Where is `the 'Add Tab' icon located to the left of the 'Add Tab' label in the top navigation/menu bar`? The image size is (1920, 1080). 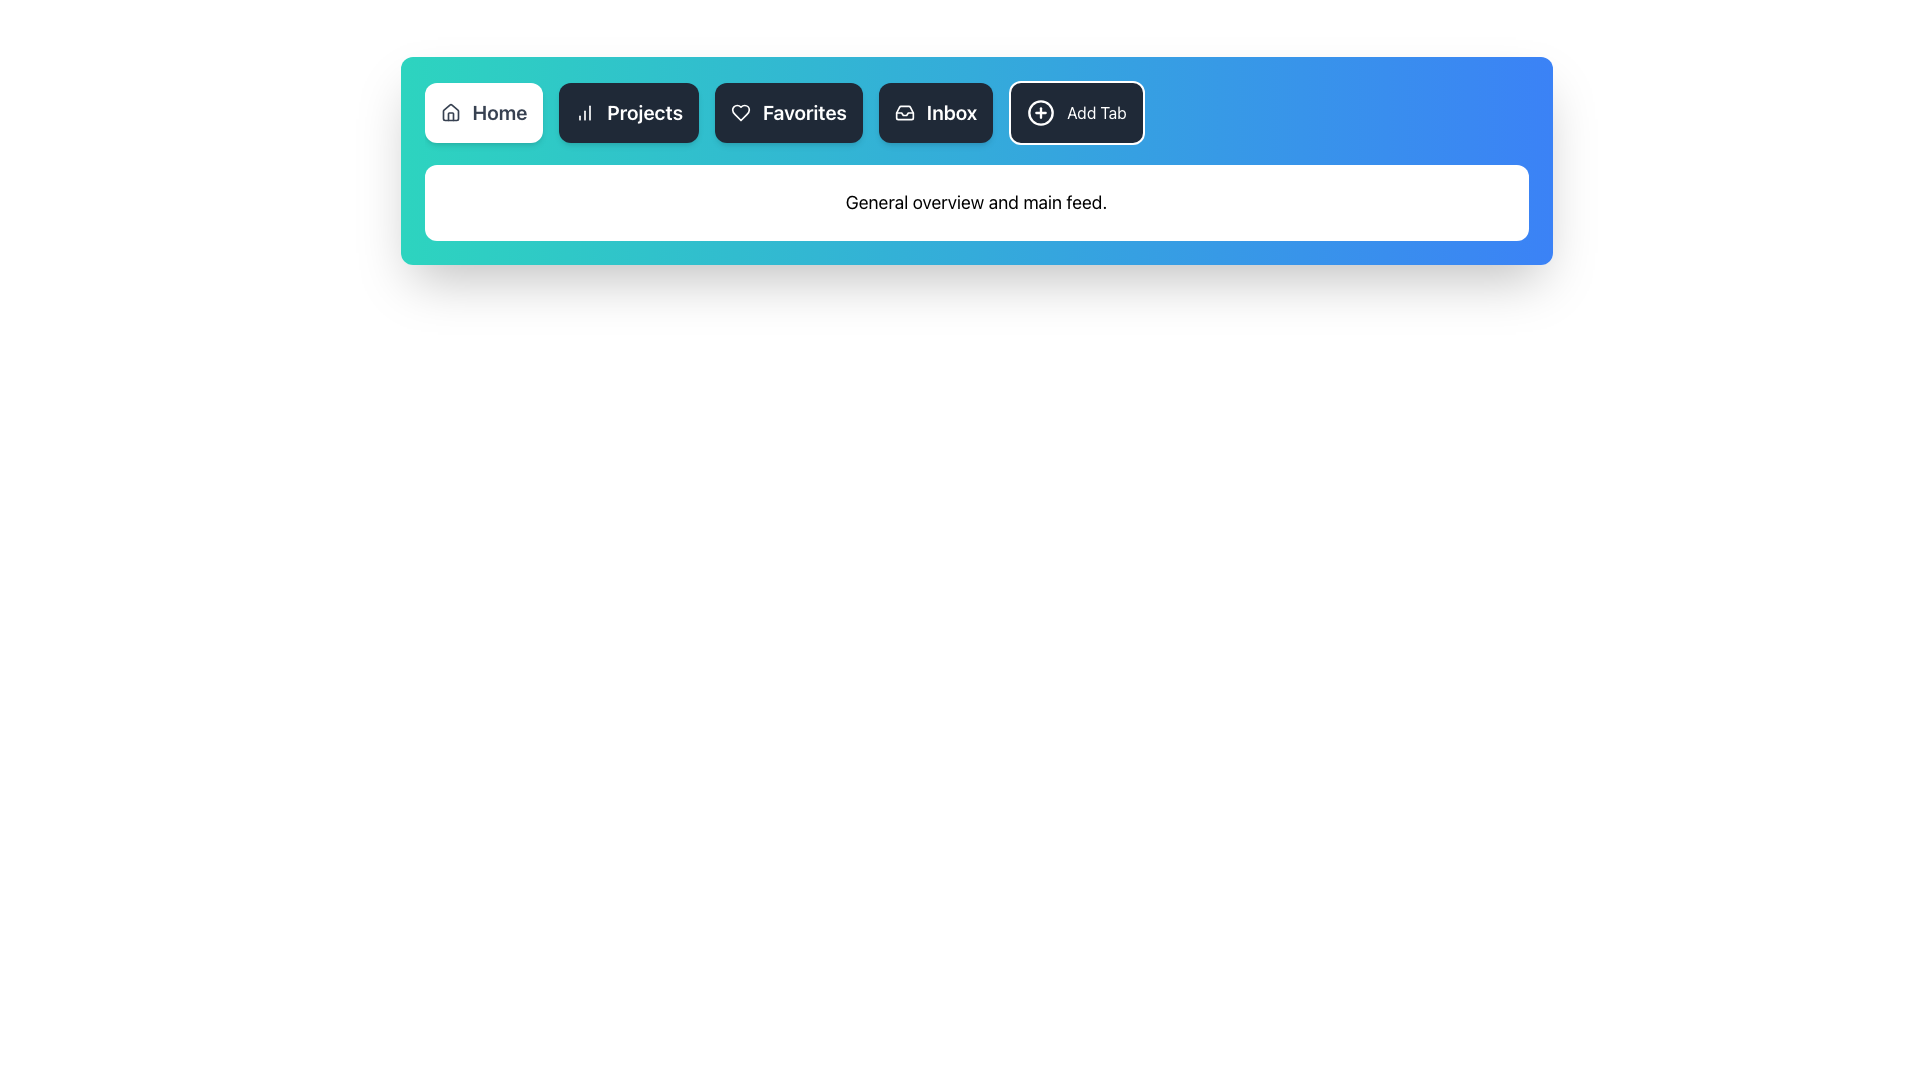 the 'Add Tab' icon located to the left of the 'Add Tab' label in the top navigation/menu bar is located at coordinates (1040, 112).